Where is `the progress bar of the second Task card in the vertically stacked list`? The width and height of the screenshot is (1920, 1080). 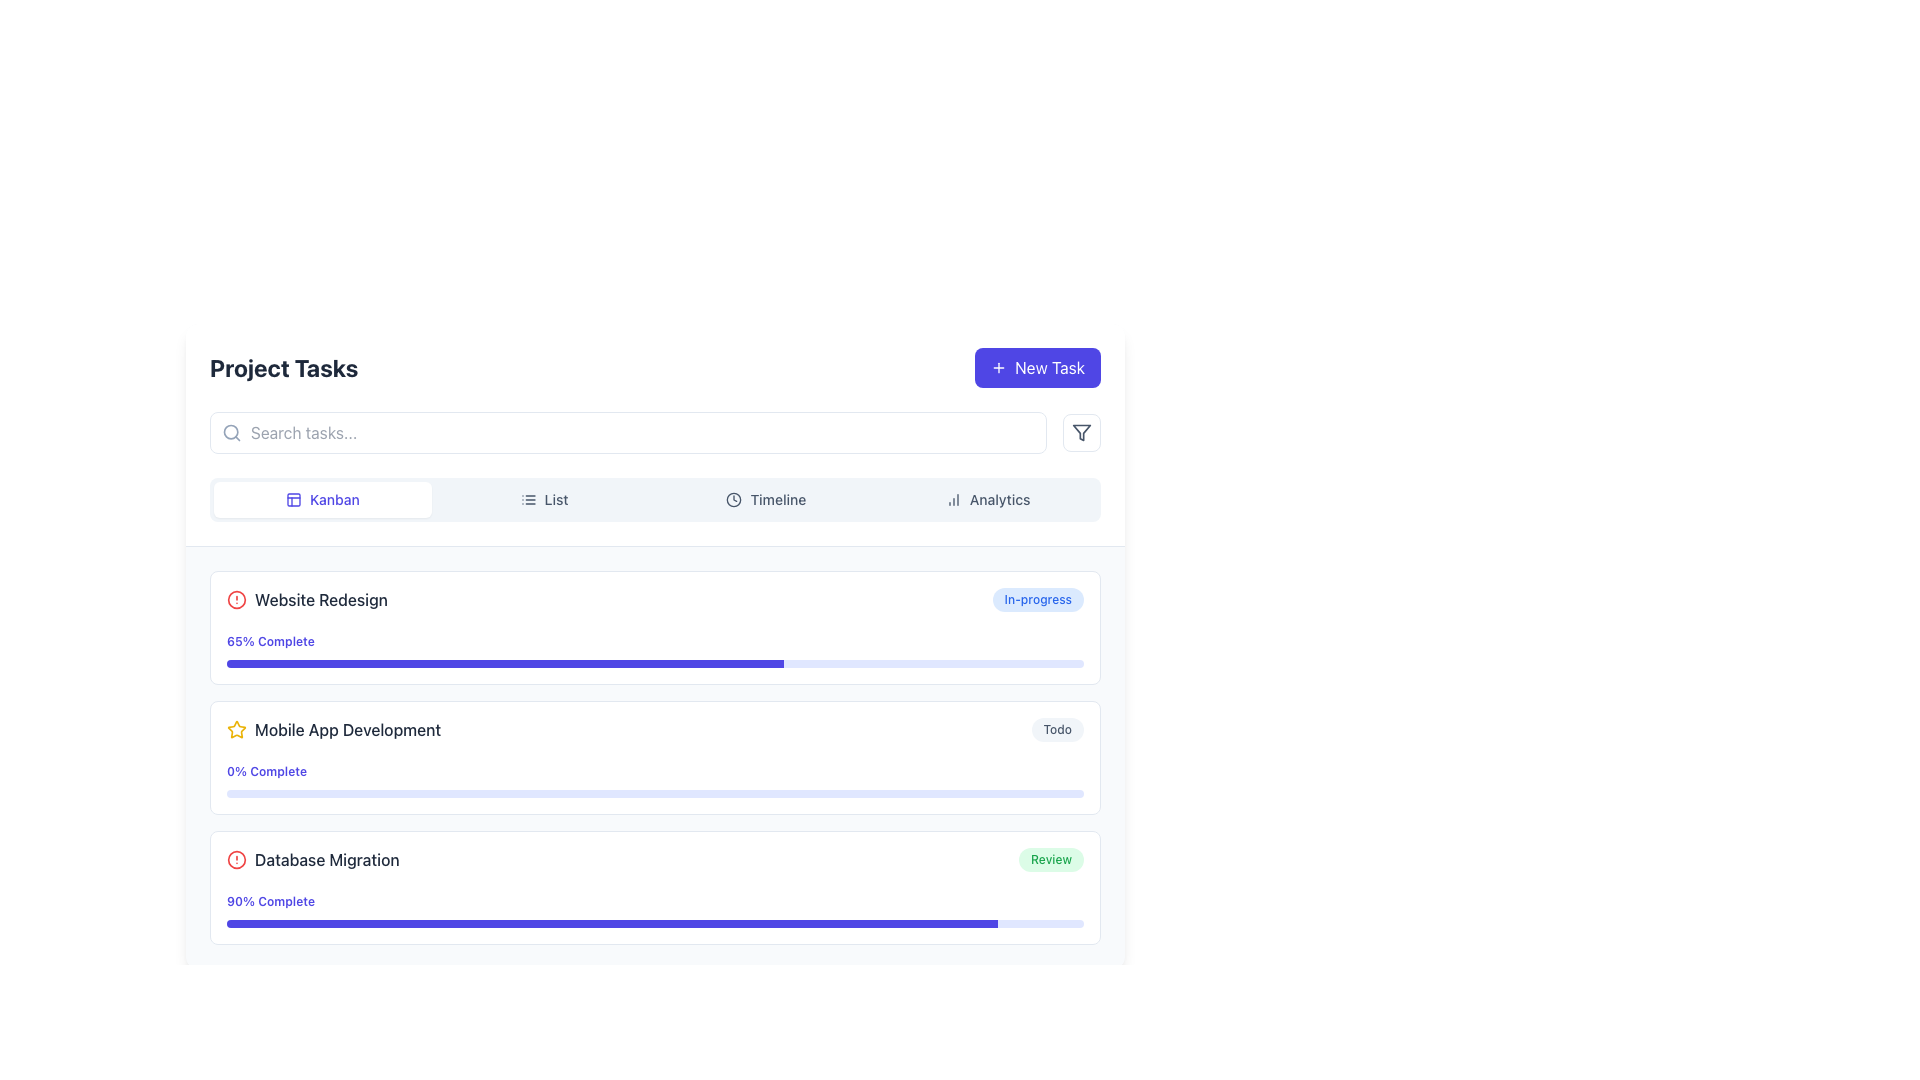 the progress bar of the second Task card in the vertically stacked list is located at coordinates (655, 758).